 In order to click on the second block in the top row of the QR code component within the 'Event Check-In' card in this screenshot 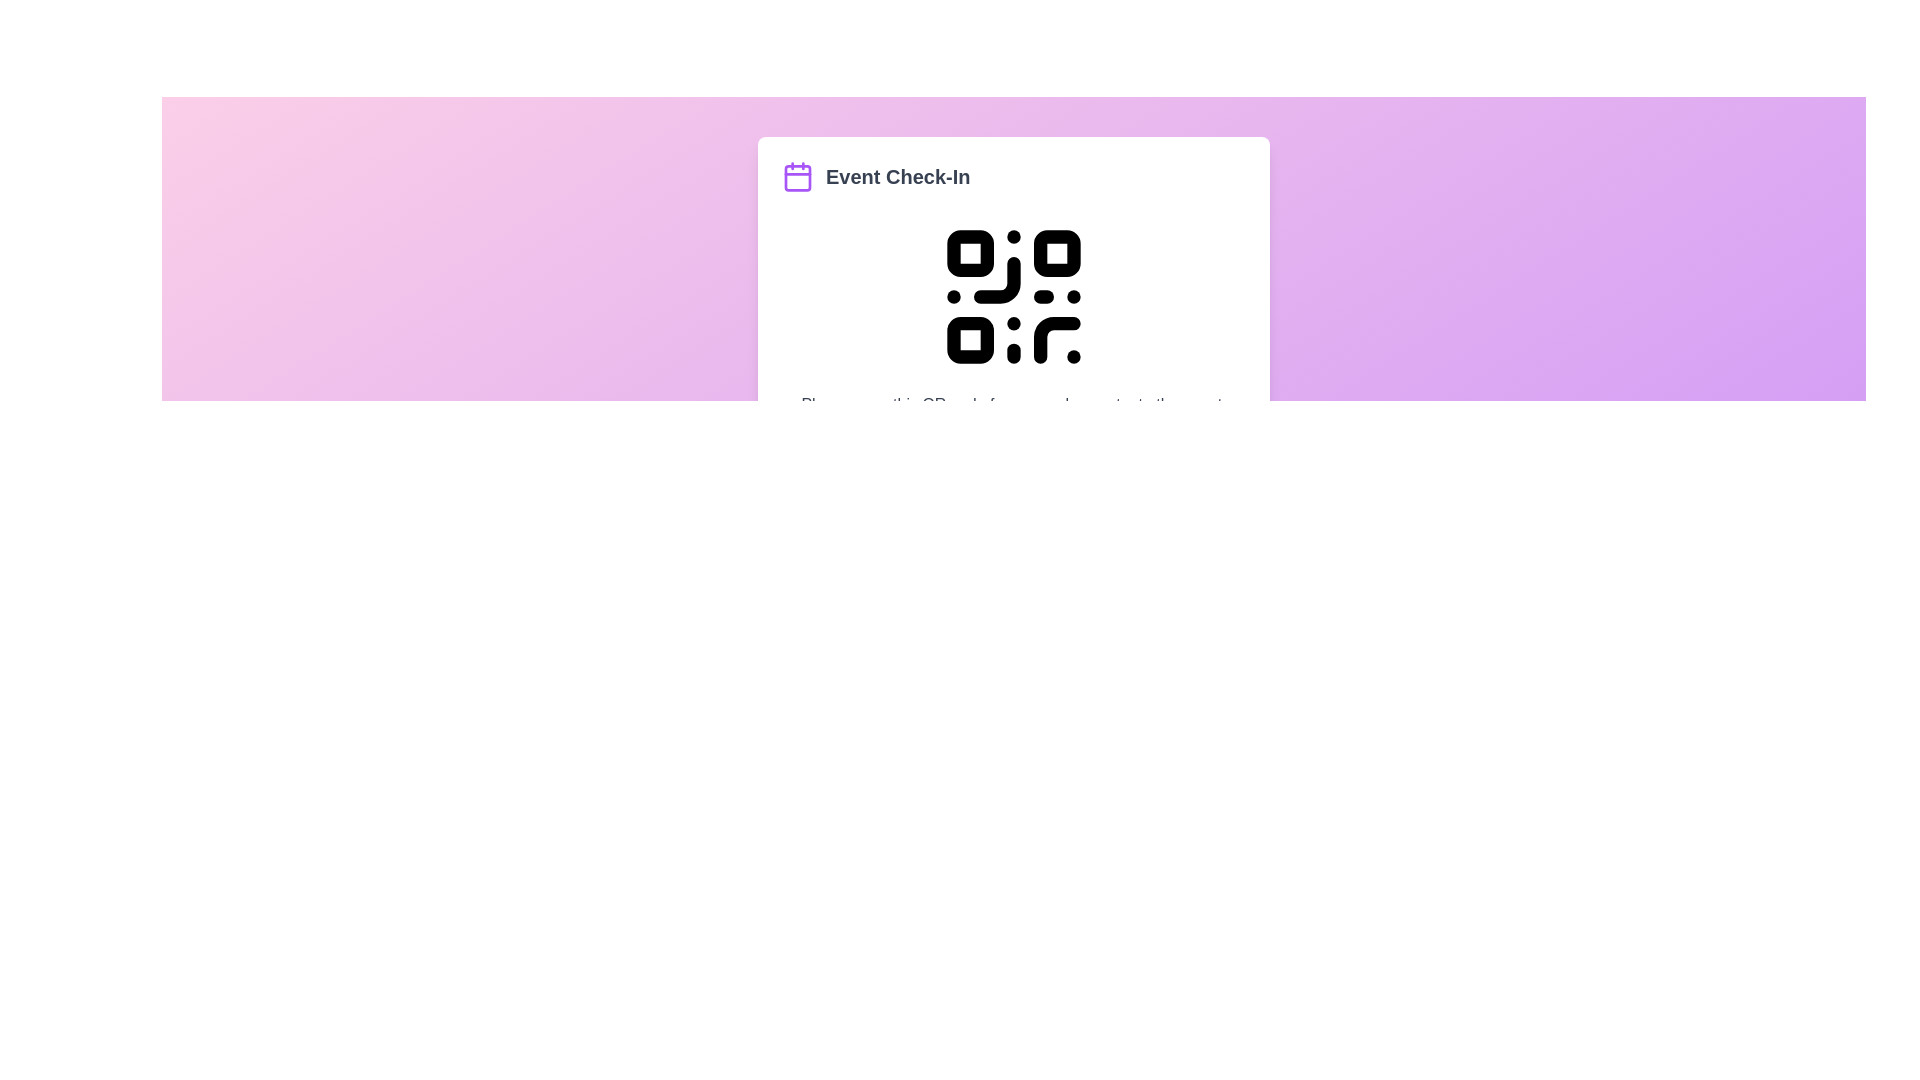, I will do `click(1056, 252)`.